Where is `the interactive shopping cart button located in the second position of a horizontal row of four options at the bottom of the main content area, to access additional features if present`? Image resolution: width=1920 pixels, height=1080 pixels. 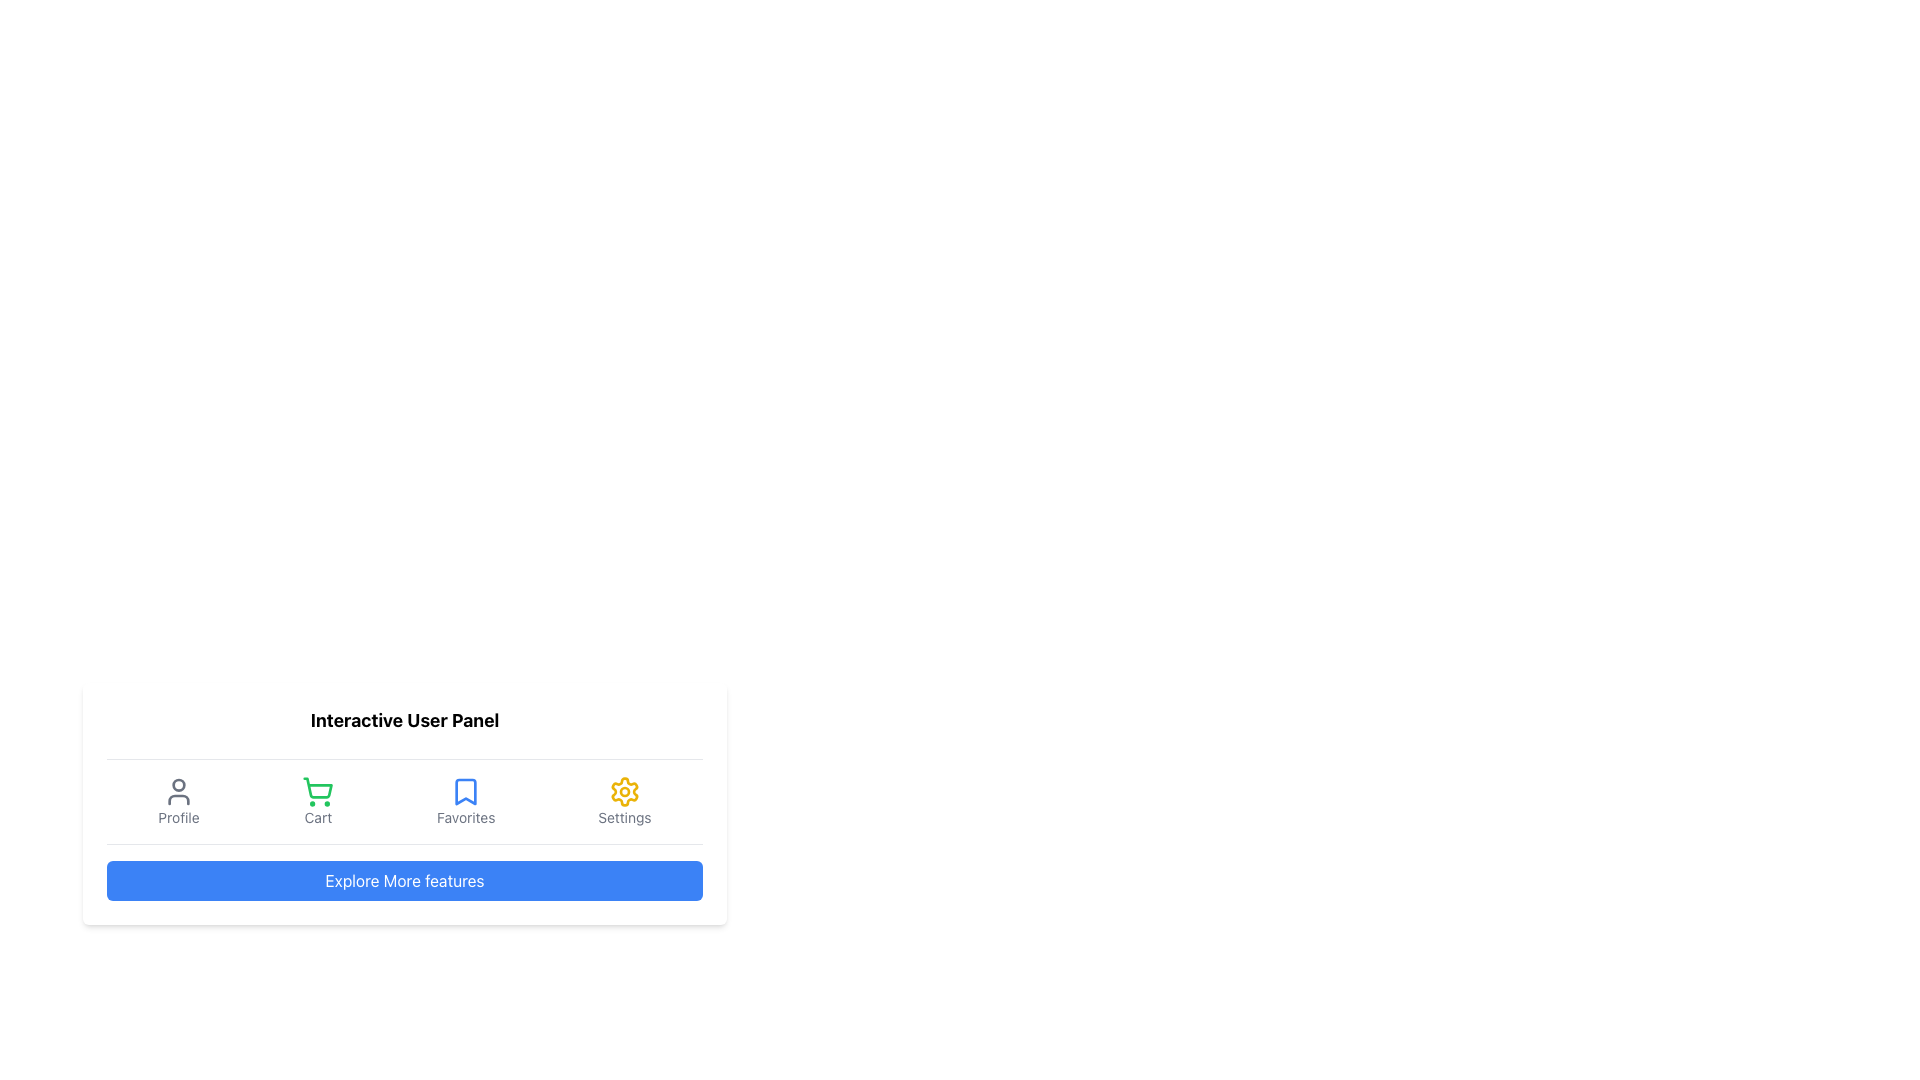
the interactive shopping cart button located in the second position of a horizontal row of four options at the bottom of the main content area, to access additional features if present is located at coordinates (317, 801).